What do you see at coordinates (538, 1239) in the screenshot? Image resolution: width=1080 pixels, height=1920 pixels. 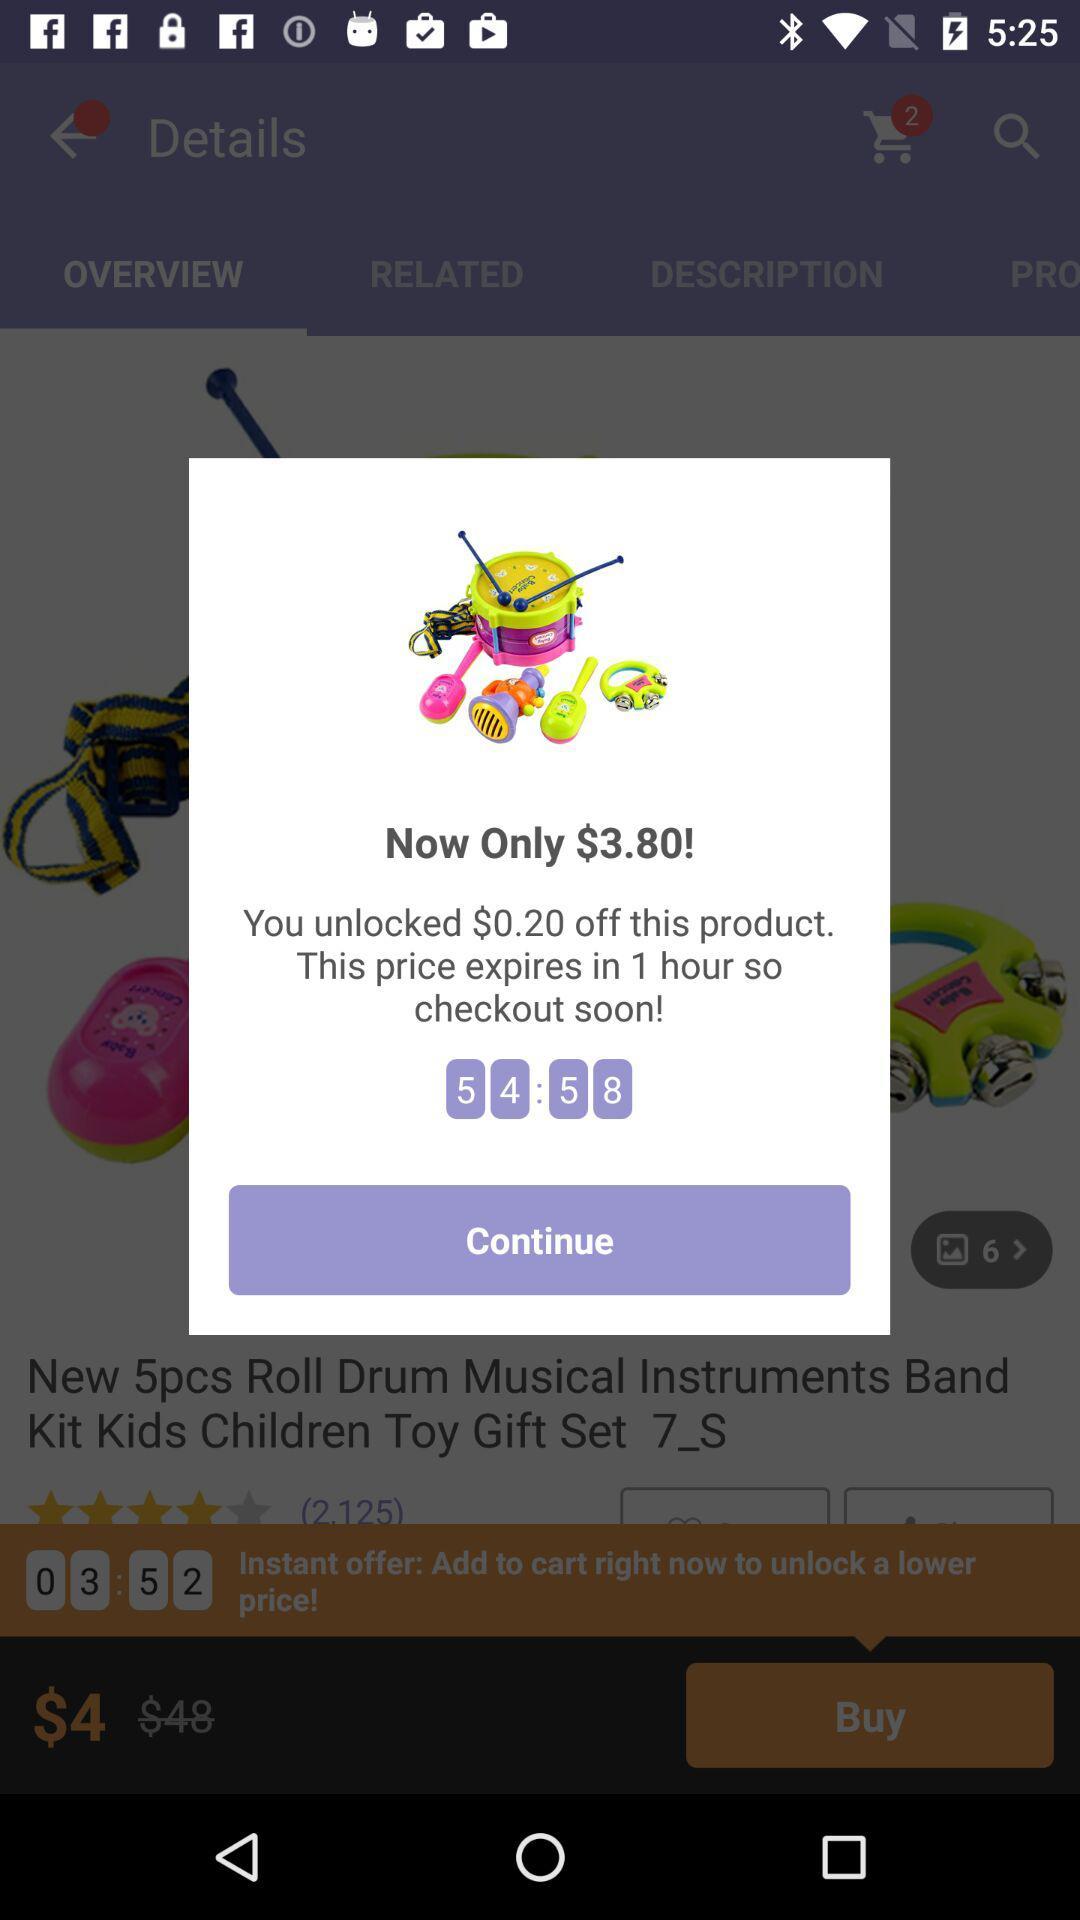 I see `continue icon` at bounding box center [538, 1239].